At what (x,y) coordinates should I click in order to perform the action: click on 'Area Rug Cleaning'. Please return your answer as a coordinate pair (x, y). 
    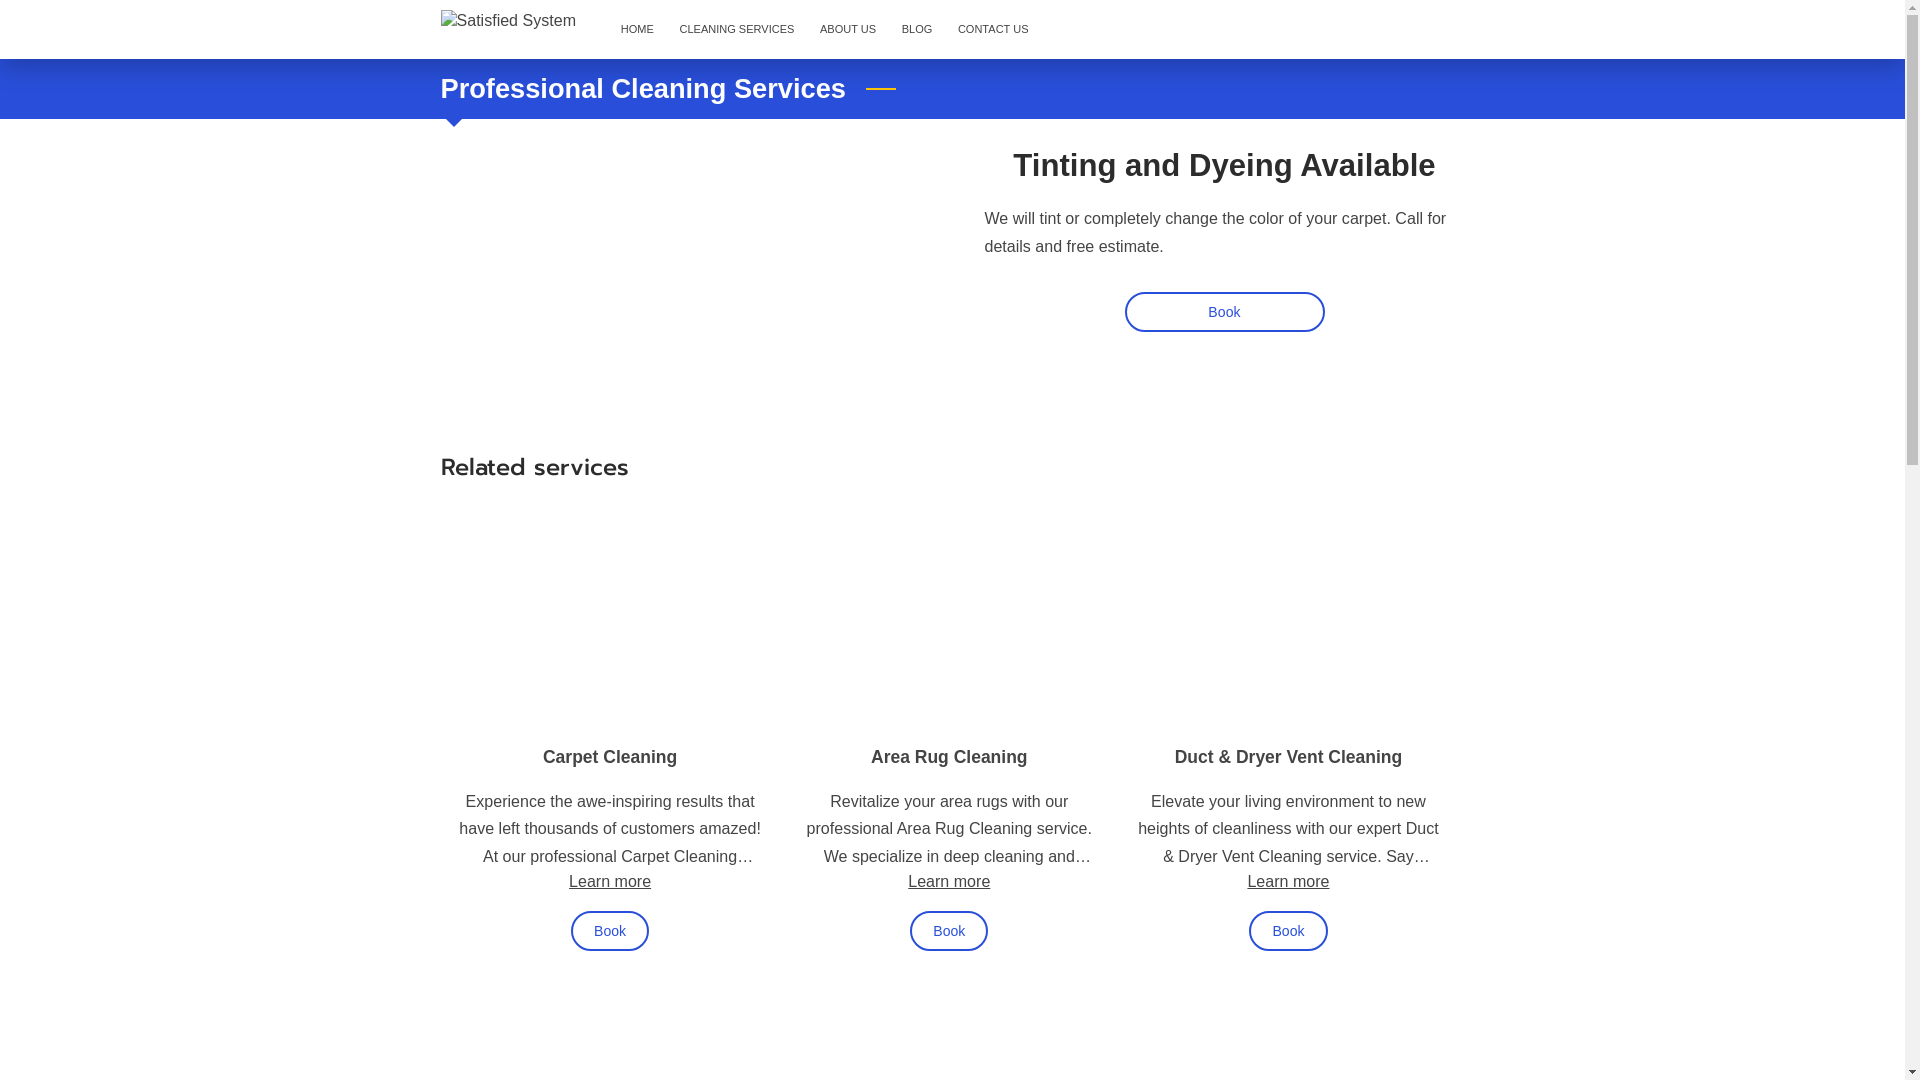
    Looking at the image, I should click on (948, 756).